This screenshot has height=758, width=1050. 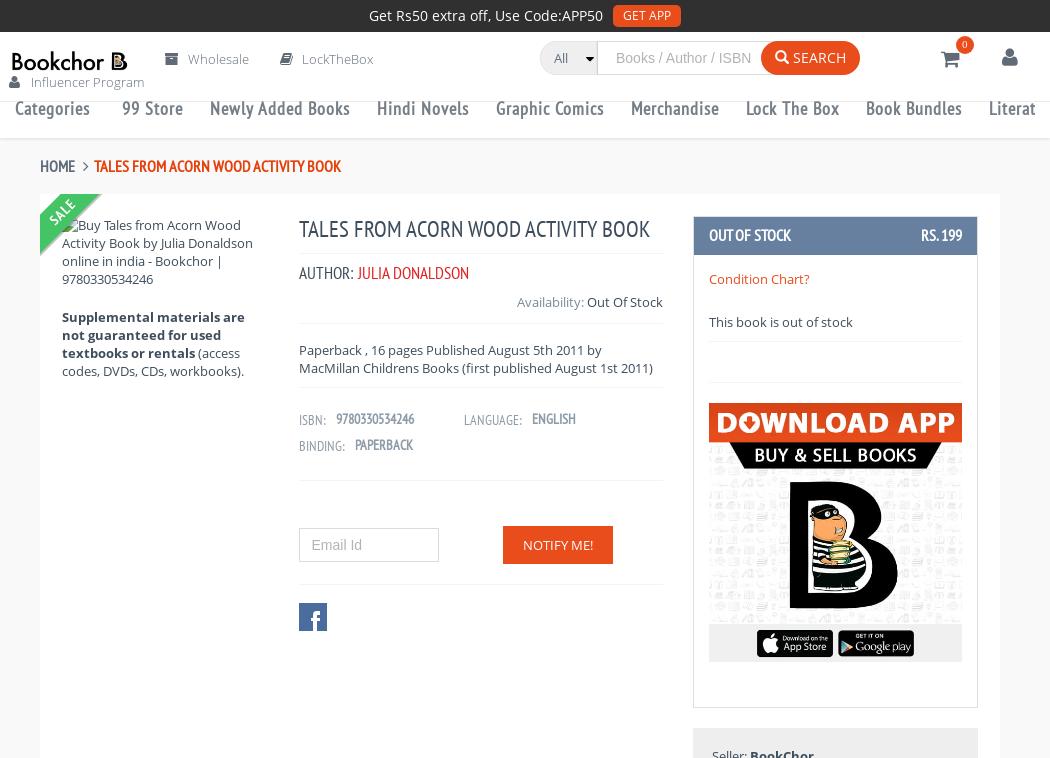 What do you see at coordinates (816, 56) in the screenshot?
I see `'Search'` at bounding box center [816, 56].